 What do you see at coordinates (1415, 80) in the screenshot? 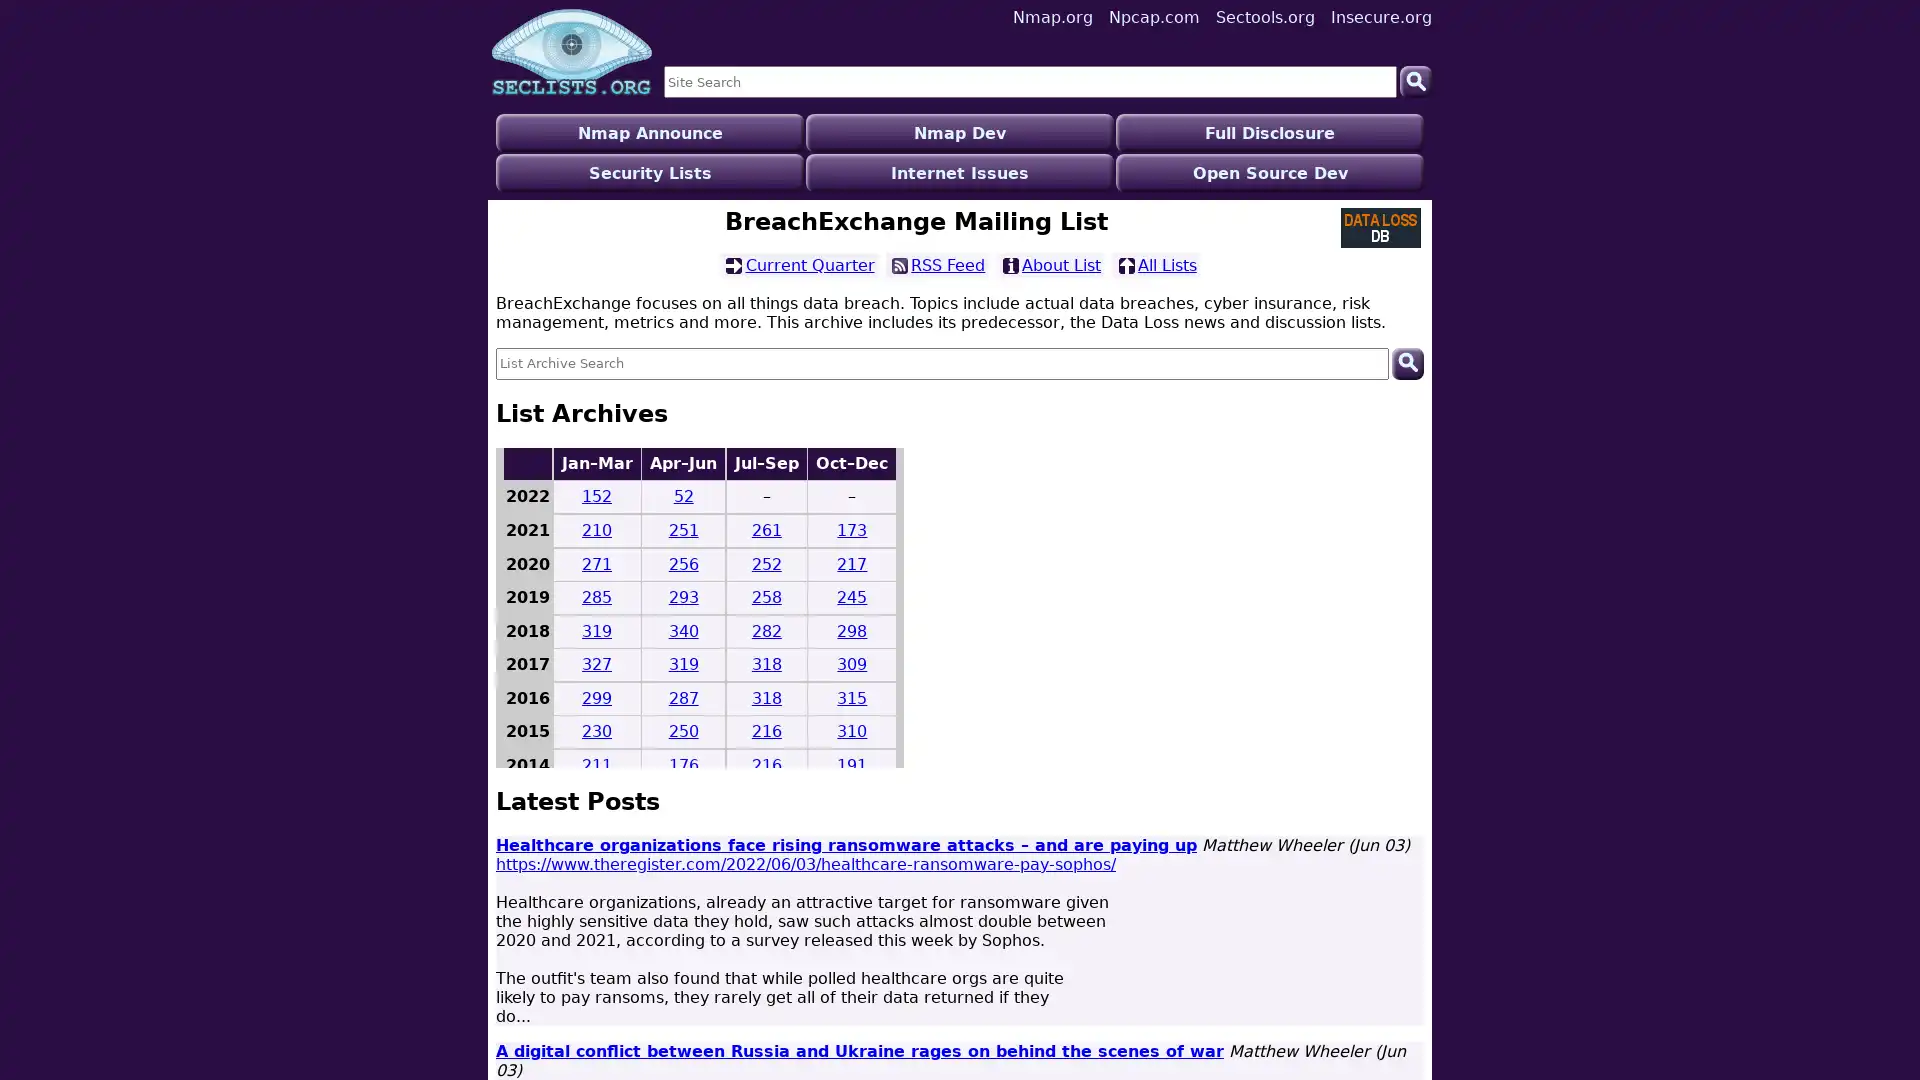
I see `Search` at bounding box center [1415, 80].